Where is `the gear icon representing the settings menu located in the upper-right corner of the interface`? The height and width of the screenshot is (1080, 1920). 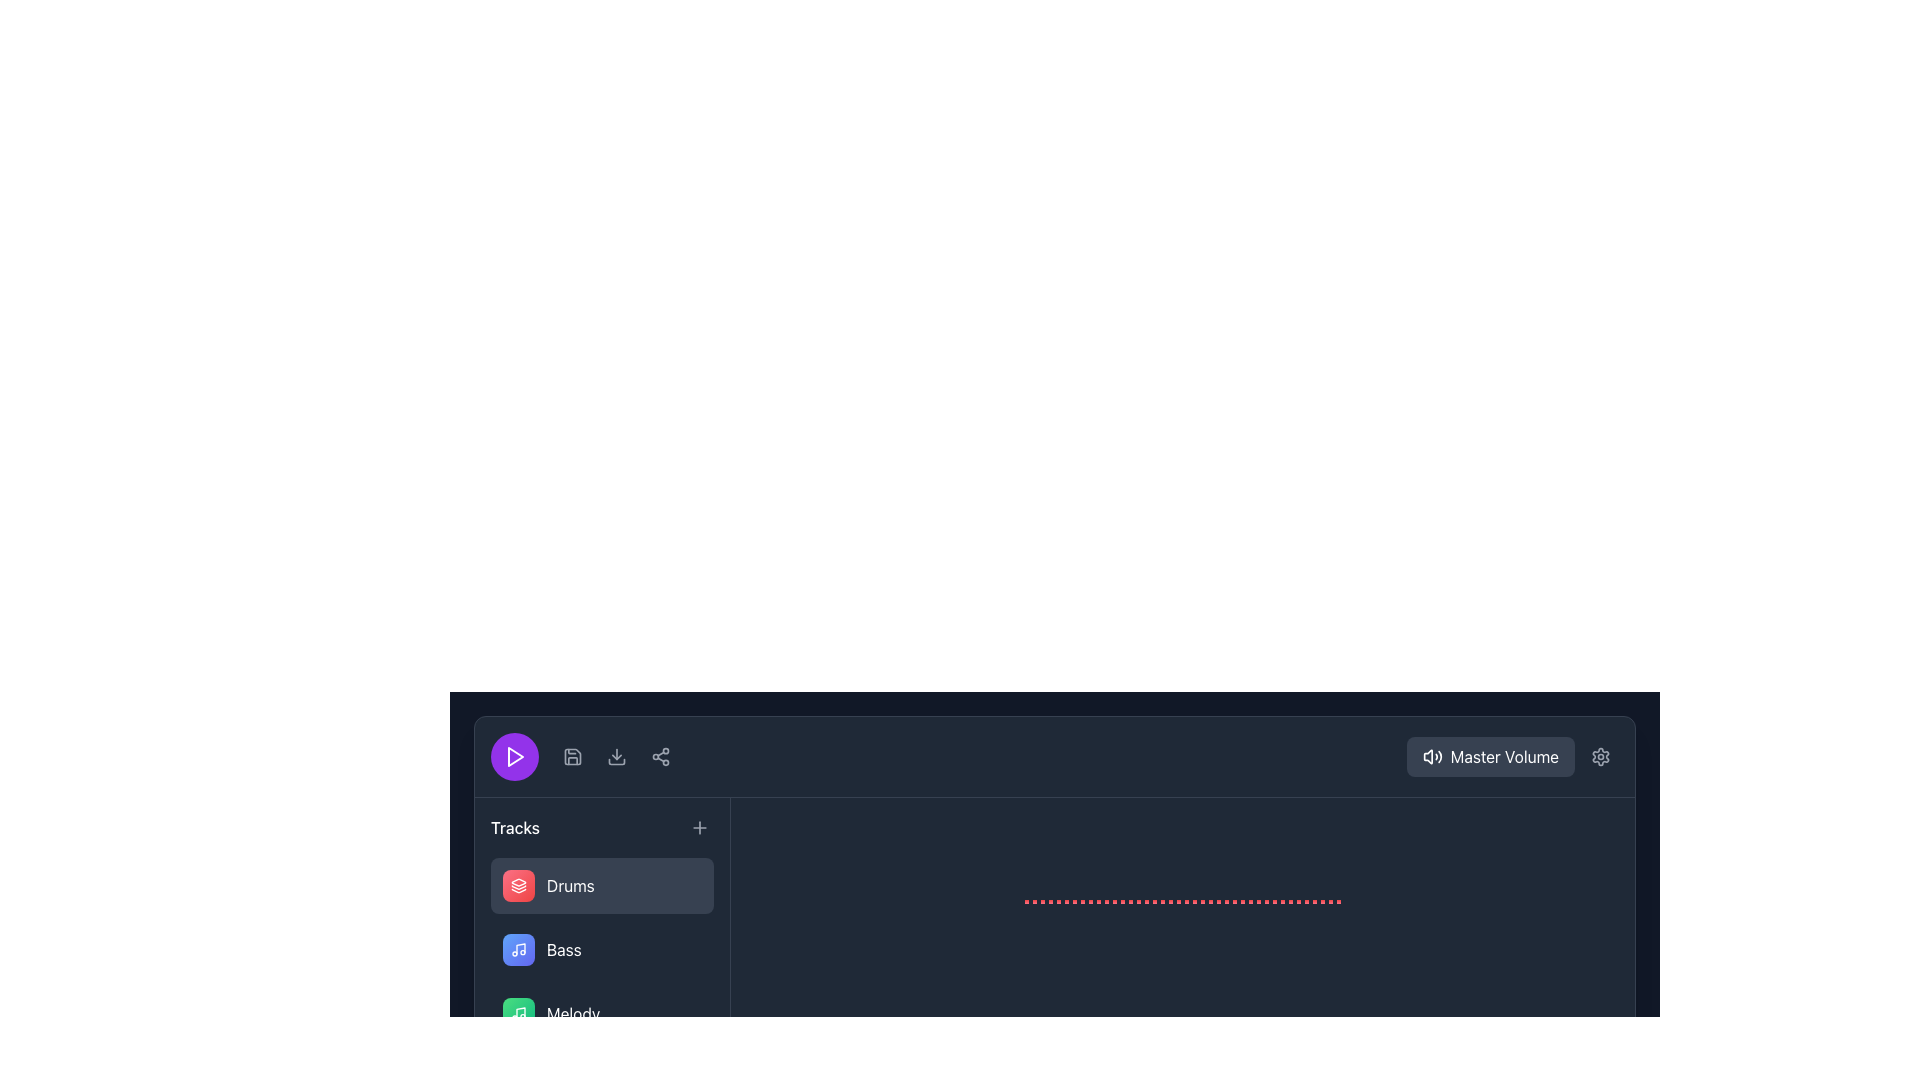
the gear icon representing the settings menu located in the upper-right corner of the interface is located at coordinates (1601, 756).